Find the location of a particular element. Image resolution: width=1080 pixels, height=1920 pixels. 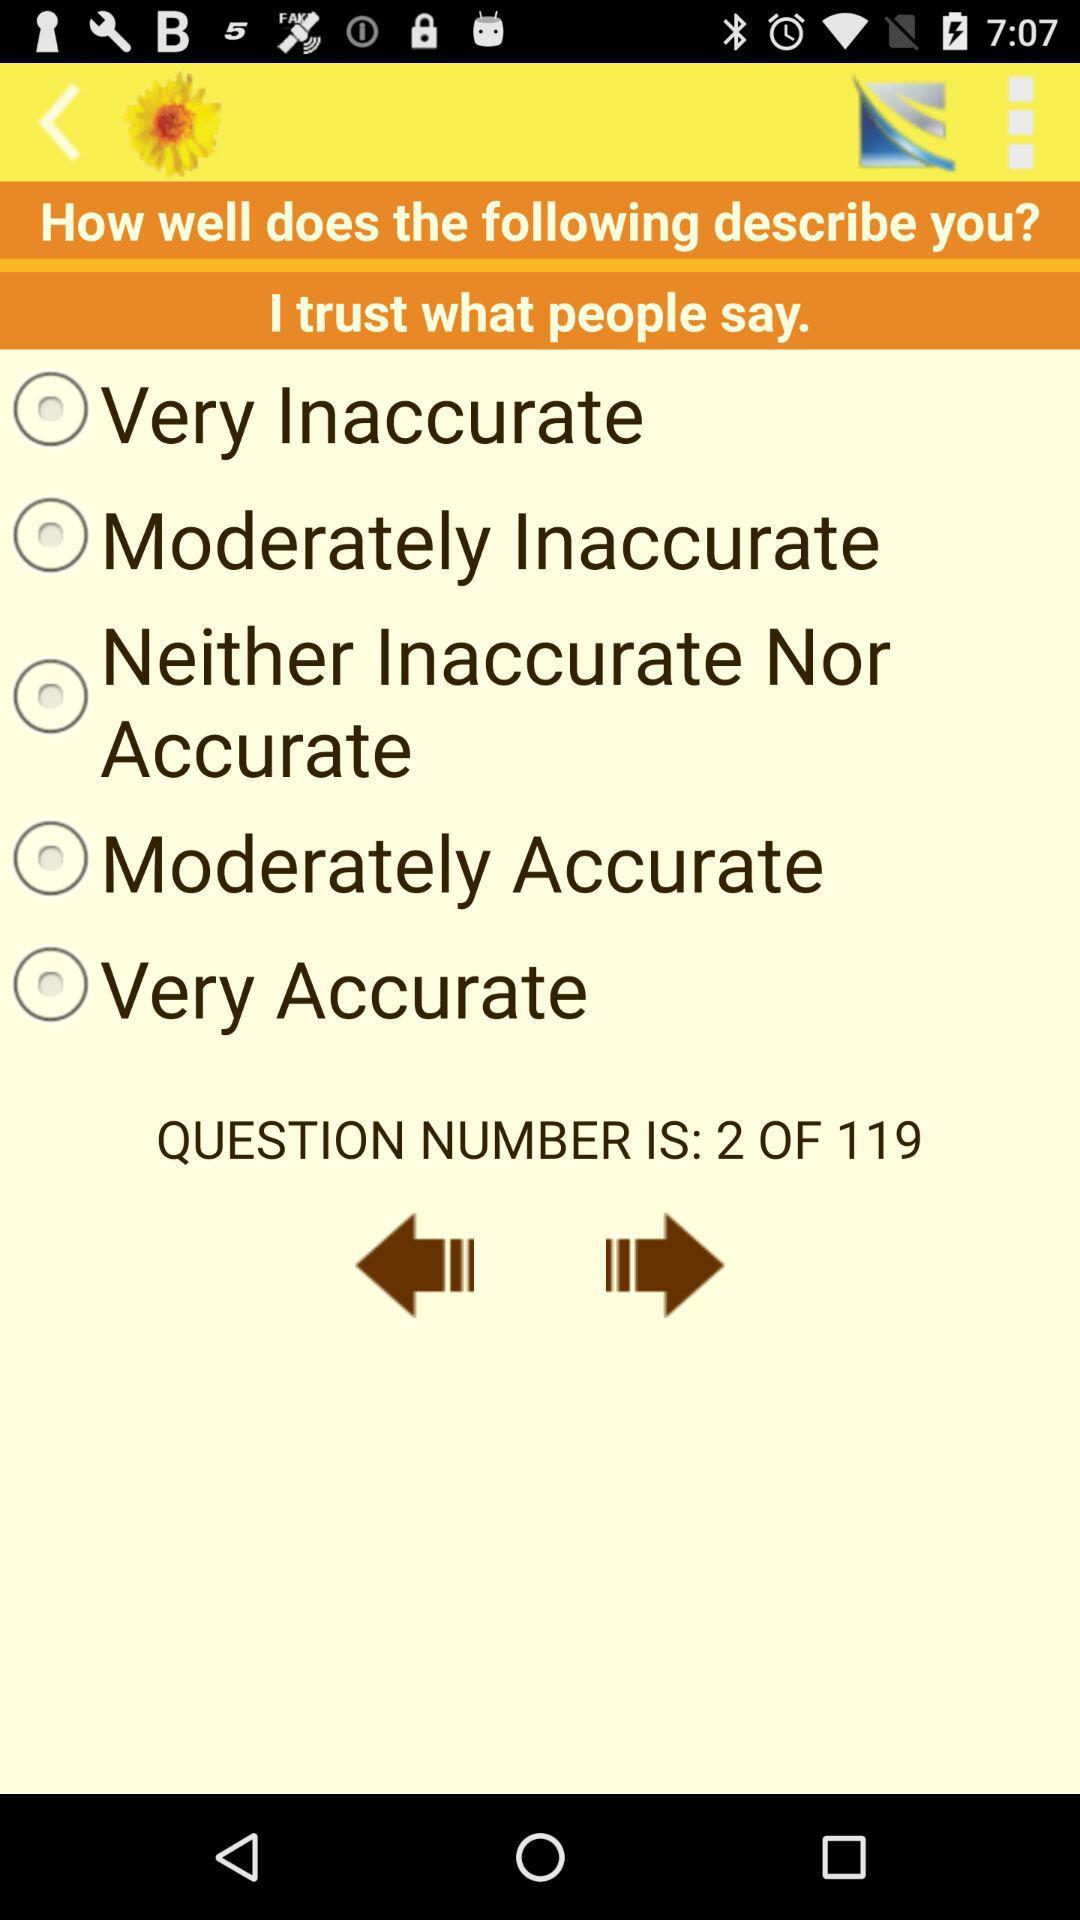

app to the left of < back icon is located at coordinates (902, 121).